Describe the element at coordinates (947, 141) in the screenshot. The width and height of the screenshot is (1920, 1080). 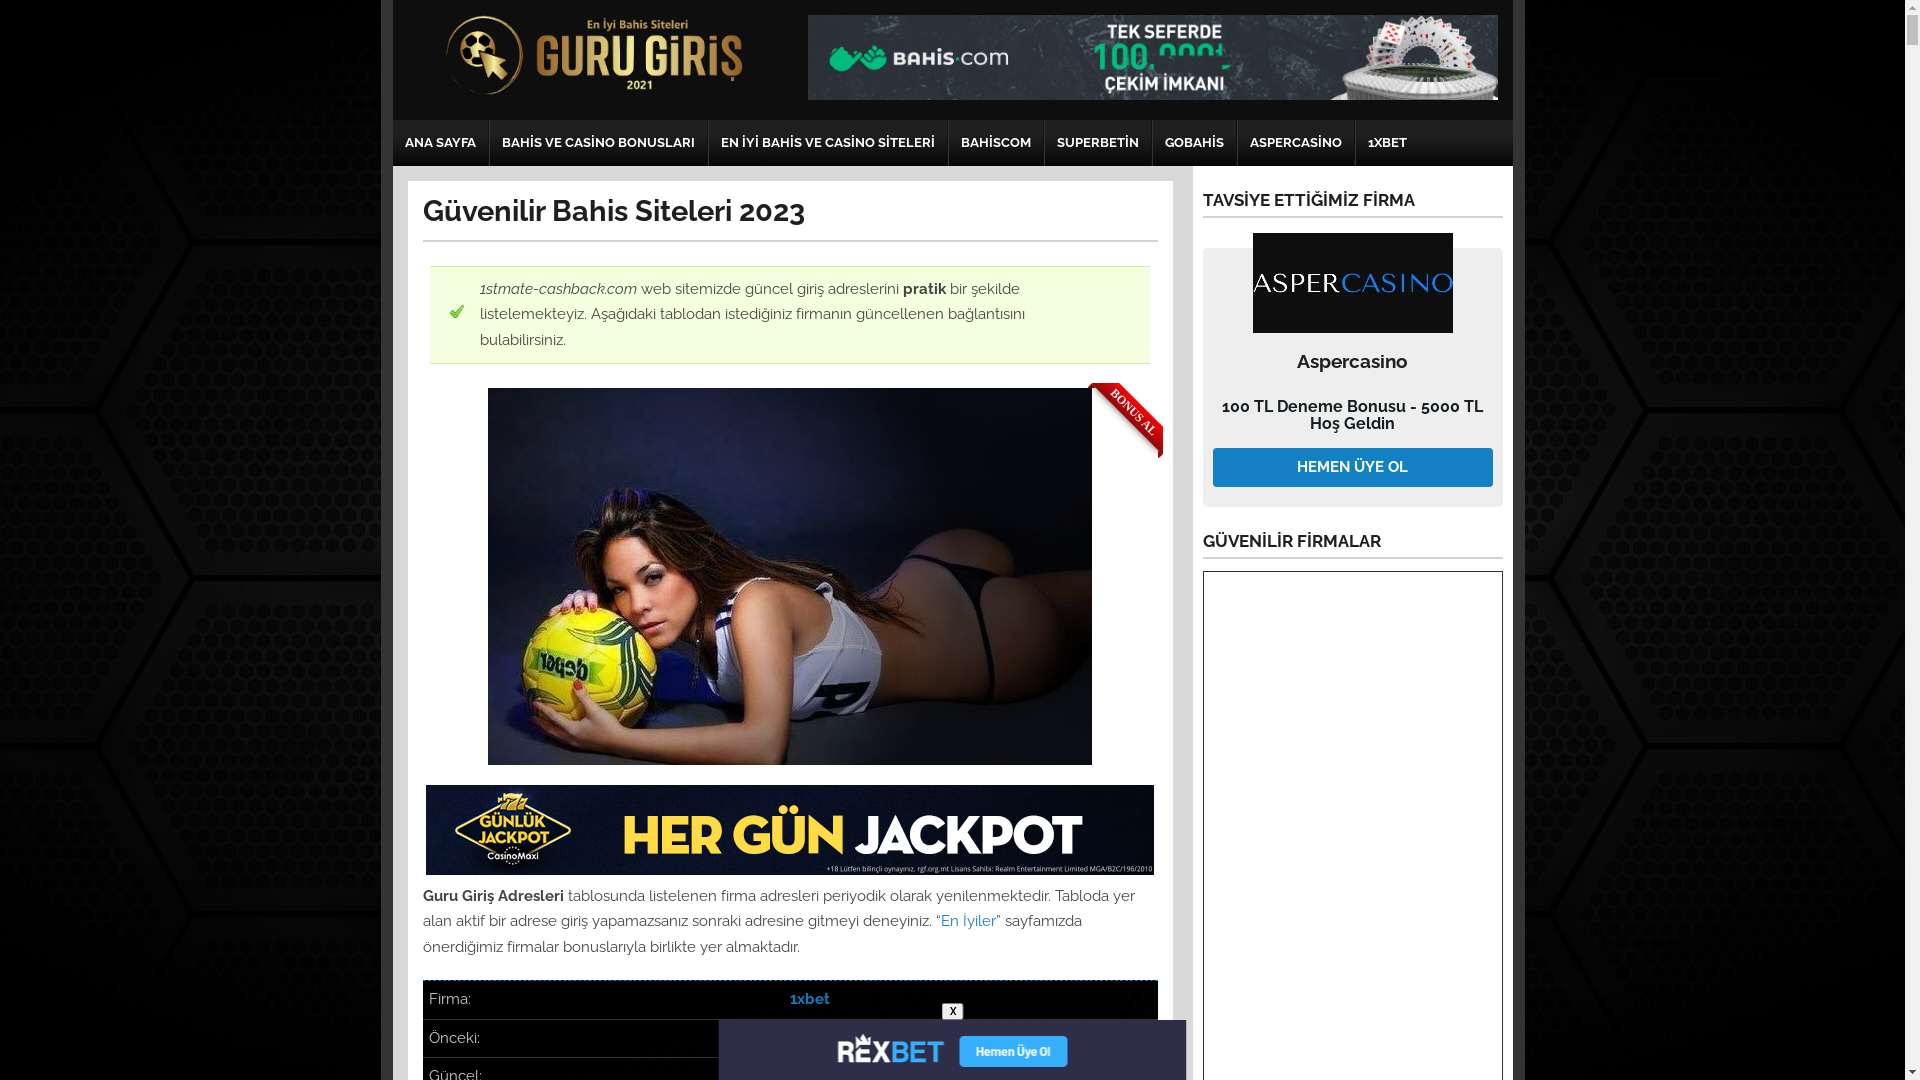
I see `'BAHISCOM'` at that location.